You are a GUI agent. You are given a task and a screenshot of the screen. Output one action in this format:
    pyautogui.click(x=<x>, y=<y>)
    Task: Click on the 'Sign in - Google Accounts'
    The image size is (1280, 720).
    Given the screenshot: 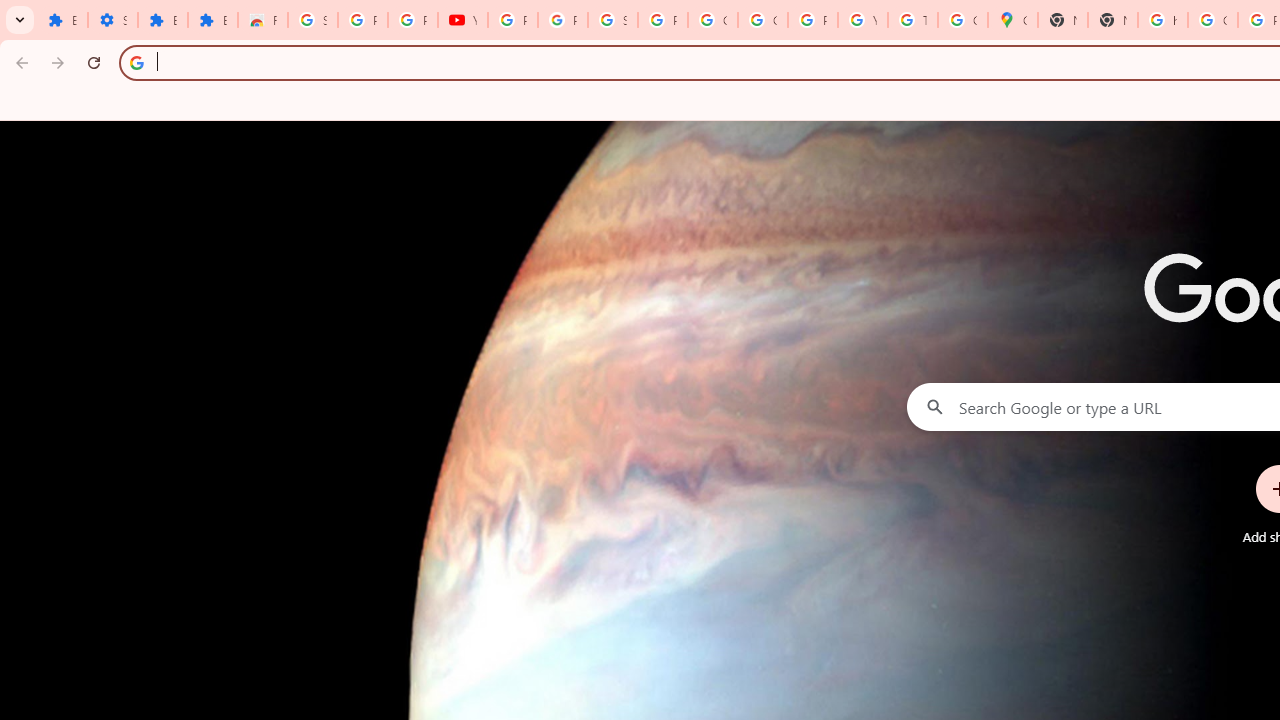 What is the action you would take?
    pyautogui.click(x=311, y=20)
    